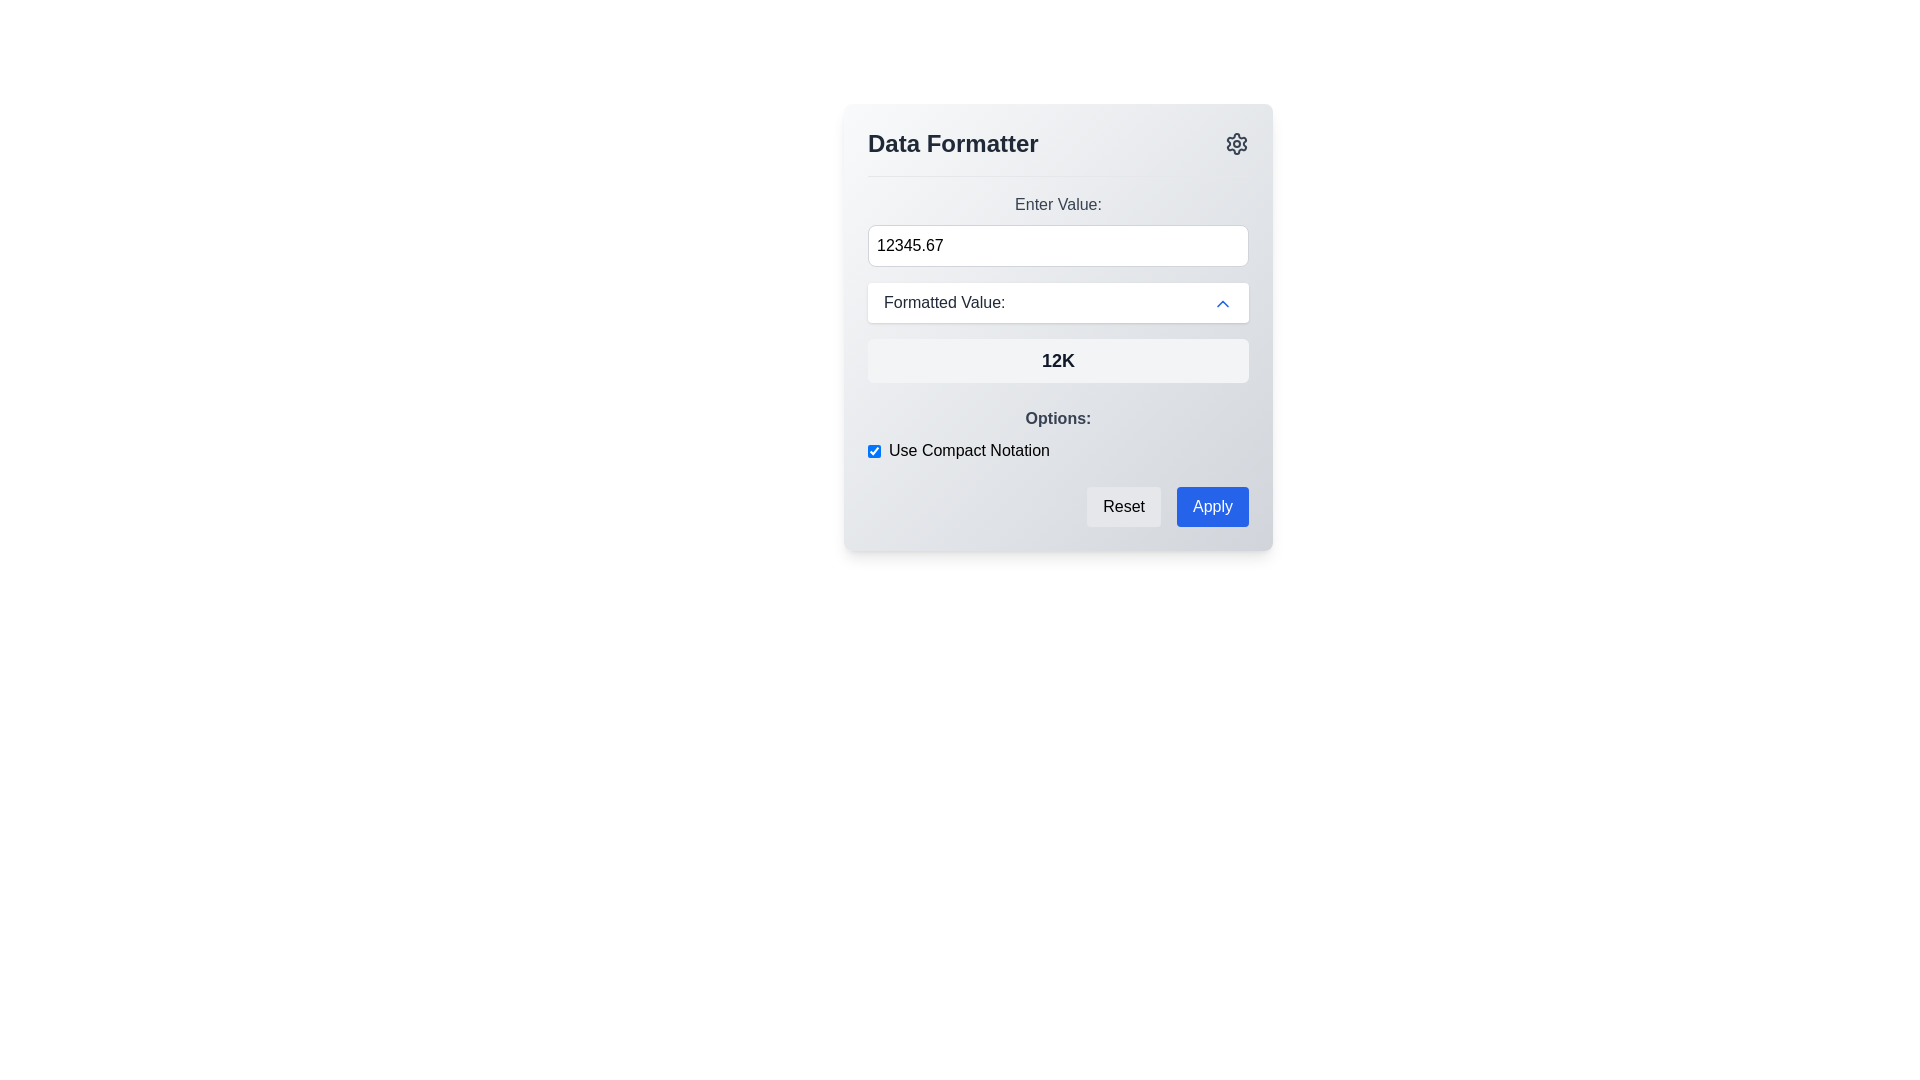 The height and width of the screenshot is (1080, 1920). I want to click on the 'Reset' button in the Button Group located at the bottom of the card layout, directly under the 'Use Compact Notation' checkbox, so click(1057, 505).